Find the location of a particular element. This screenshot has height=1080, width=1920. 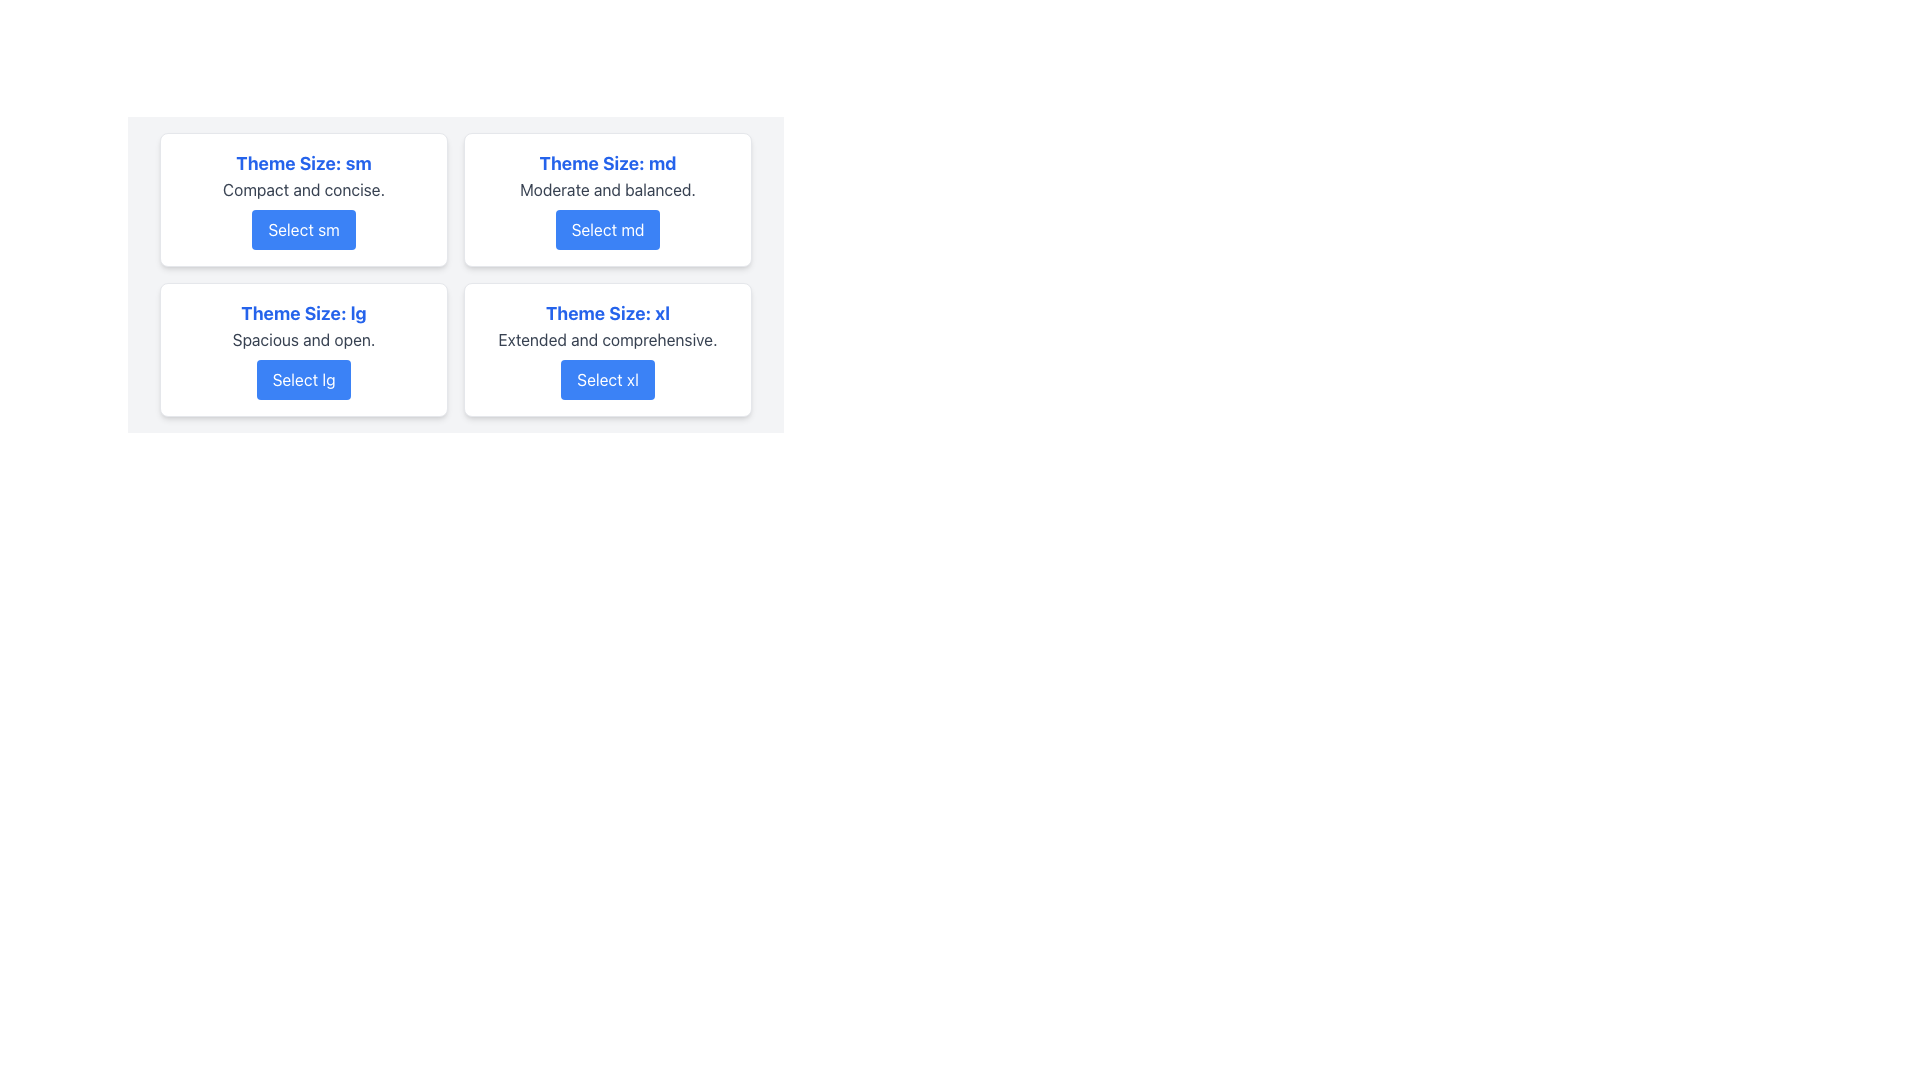

the button located at the bottom of the card labeled 'Theme Size: lg' is located at coordinates (302, 380).